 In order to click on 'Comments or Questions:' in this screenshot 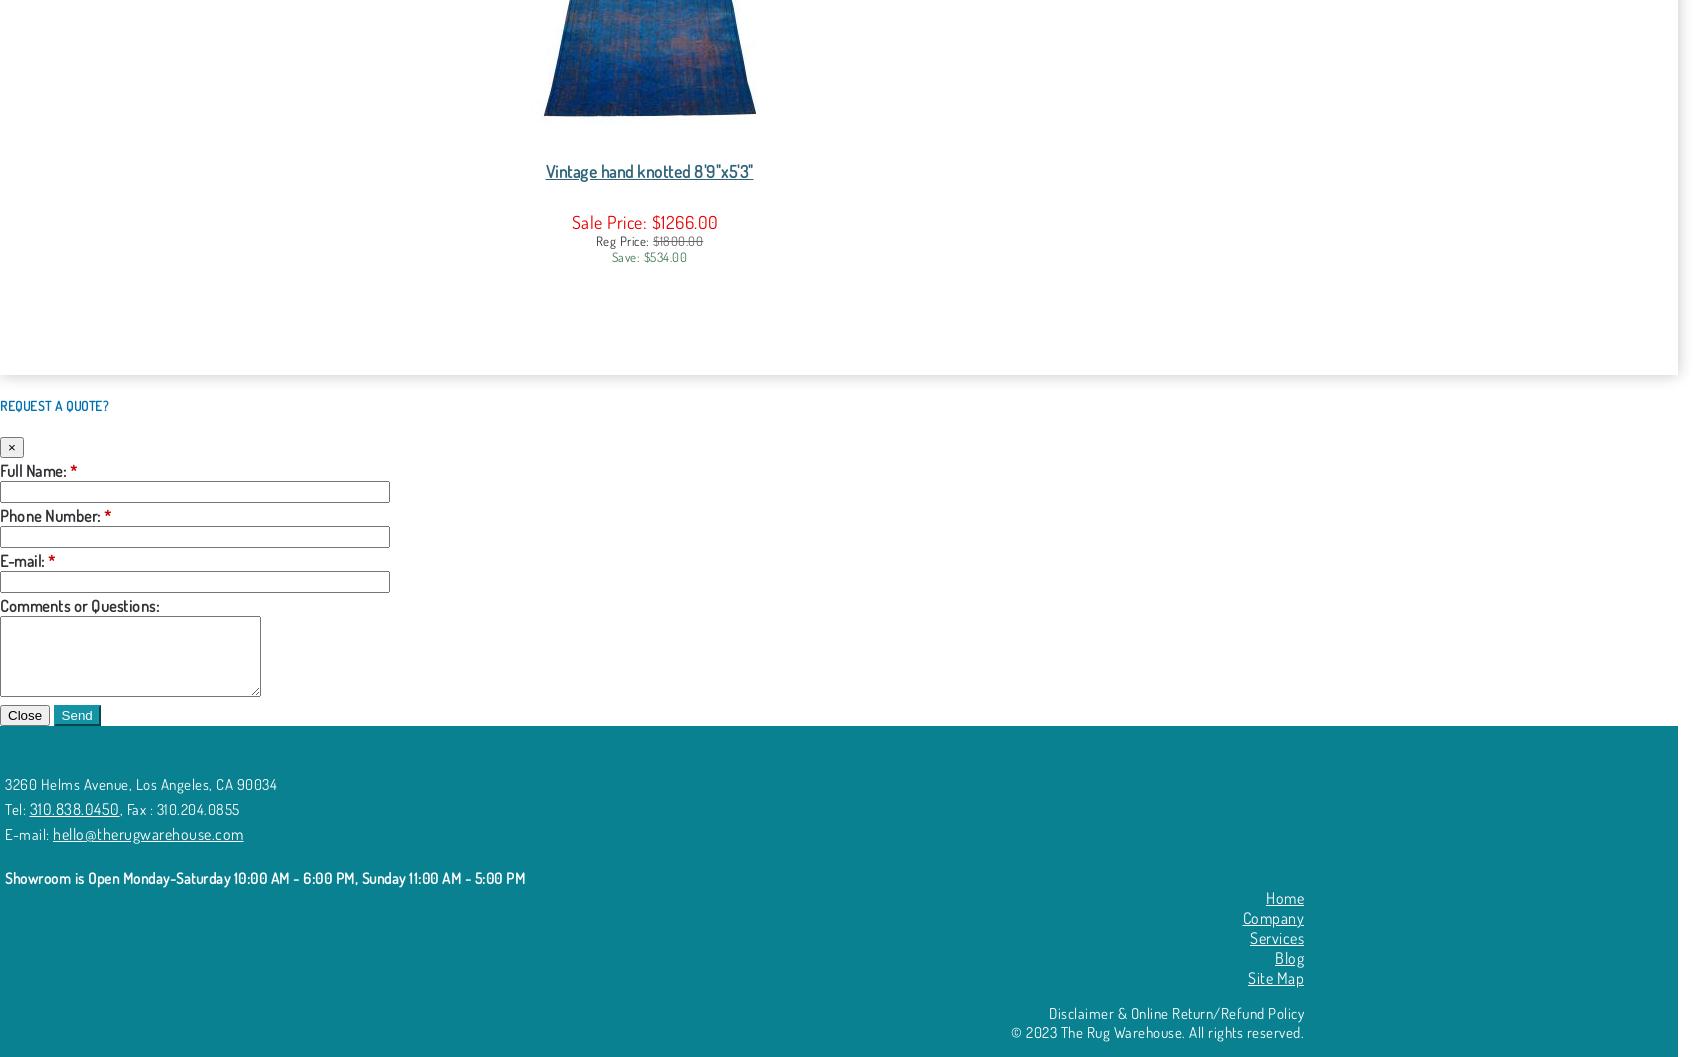, I will do `click(79, 605)`.